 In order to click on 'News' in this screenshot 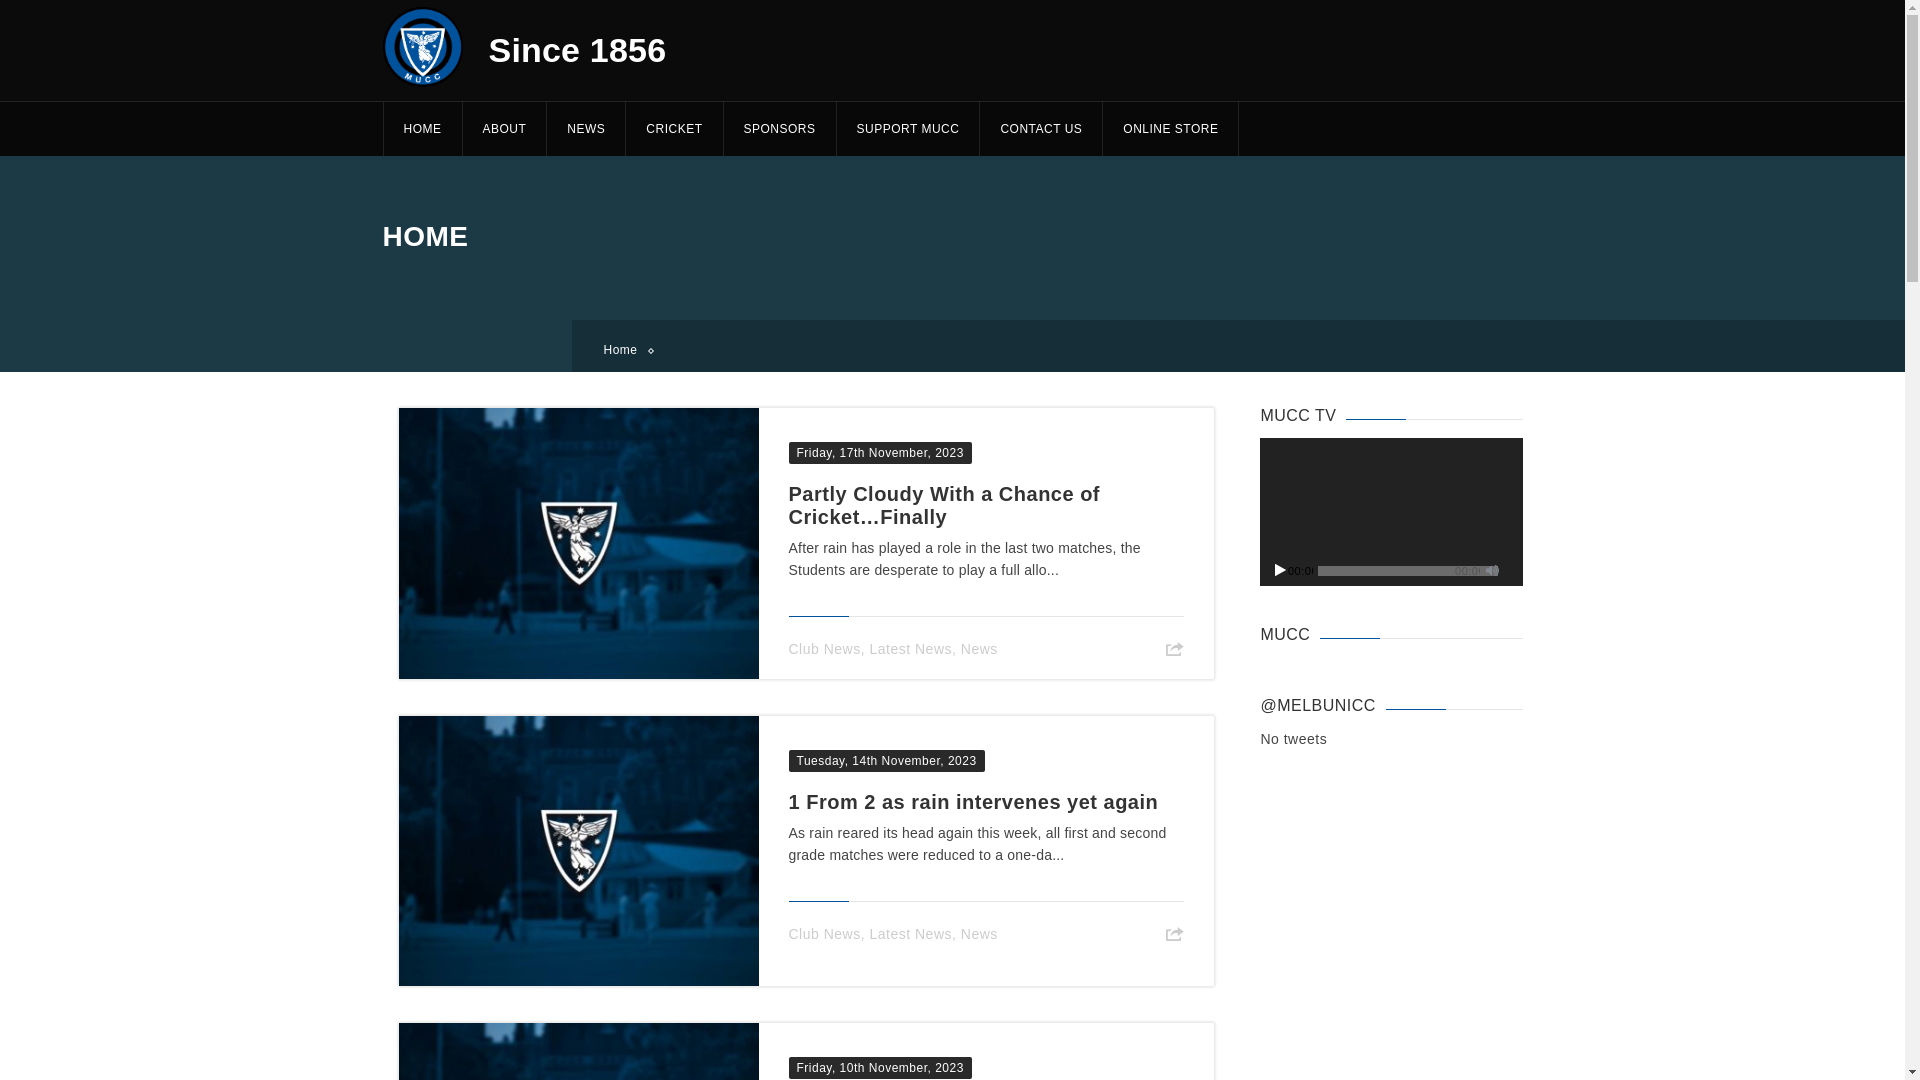, I will do `click(979, 933)`.